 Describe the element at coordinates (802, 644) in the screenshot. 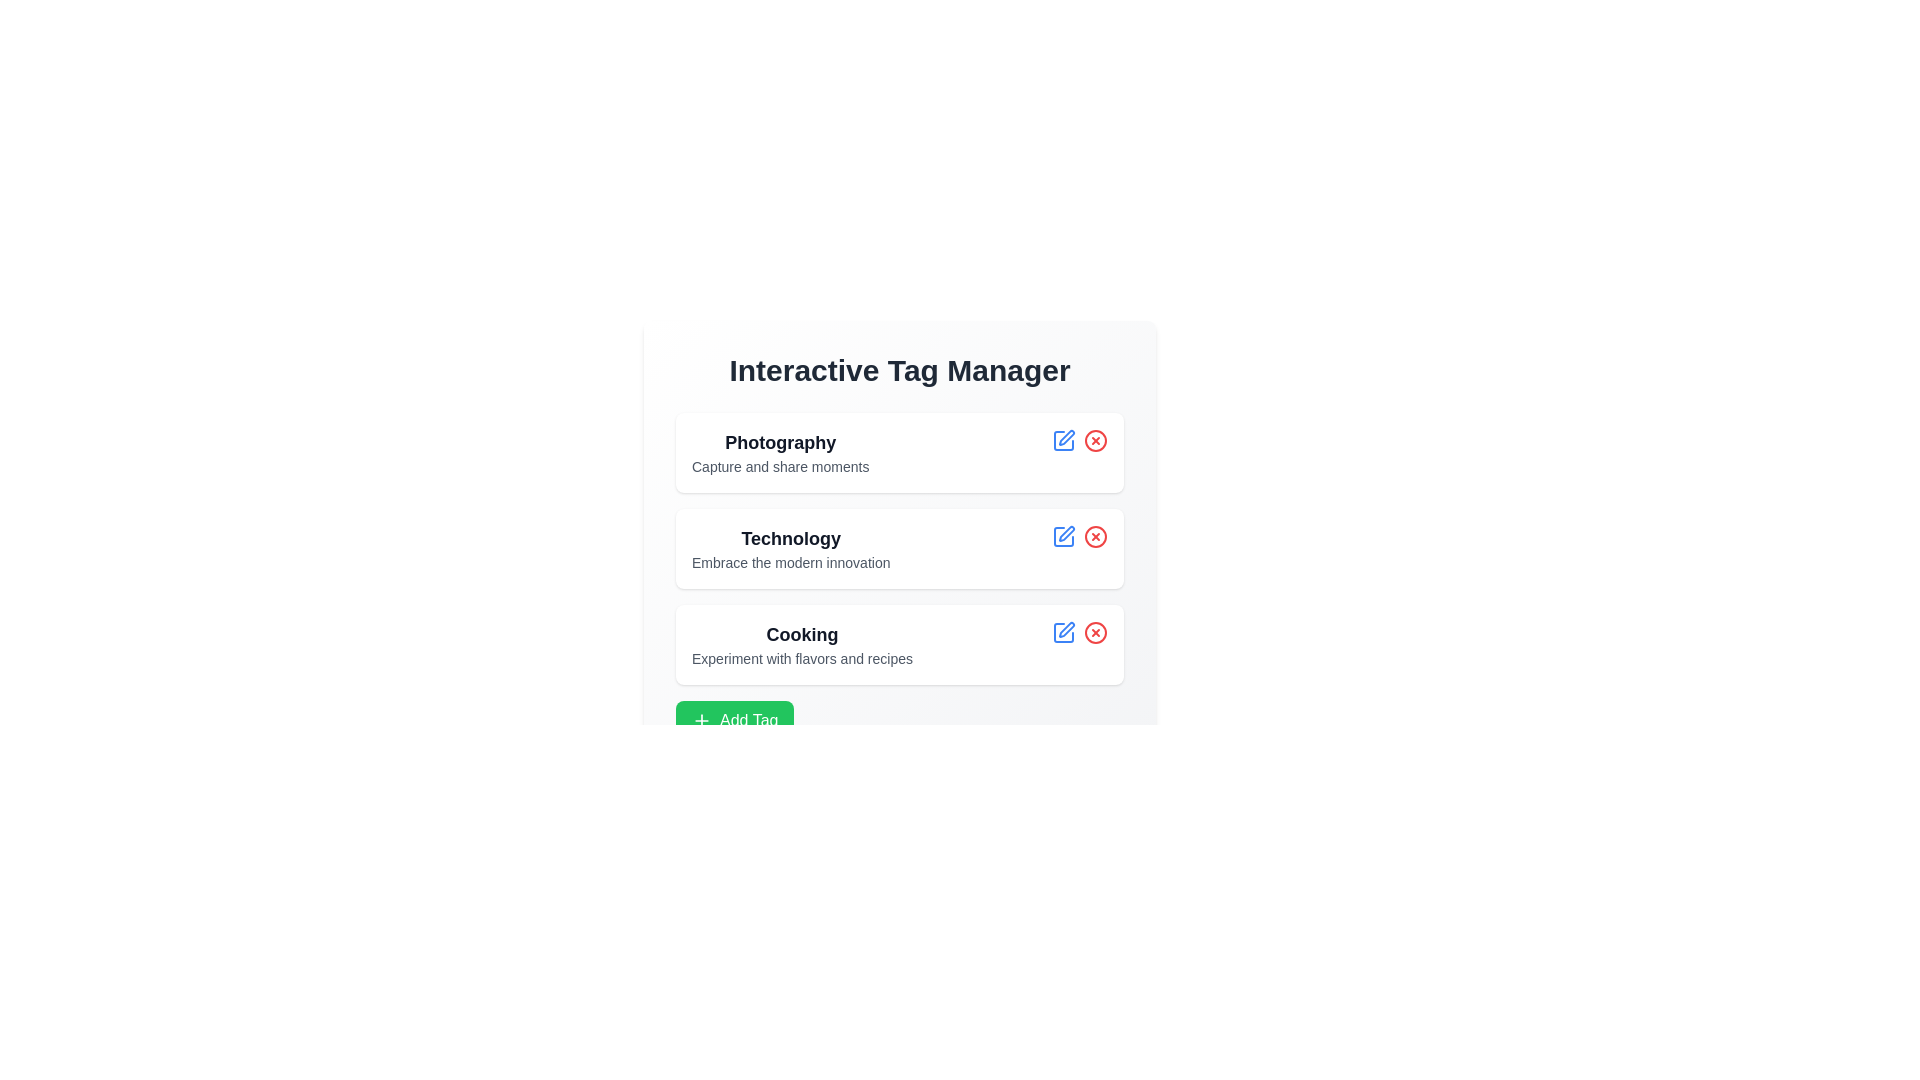

I see `the Text Block titled 'Cooking', which describes the category with the text 'Experiment with flavors and recipes'` at that location.